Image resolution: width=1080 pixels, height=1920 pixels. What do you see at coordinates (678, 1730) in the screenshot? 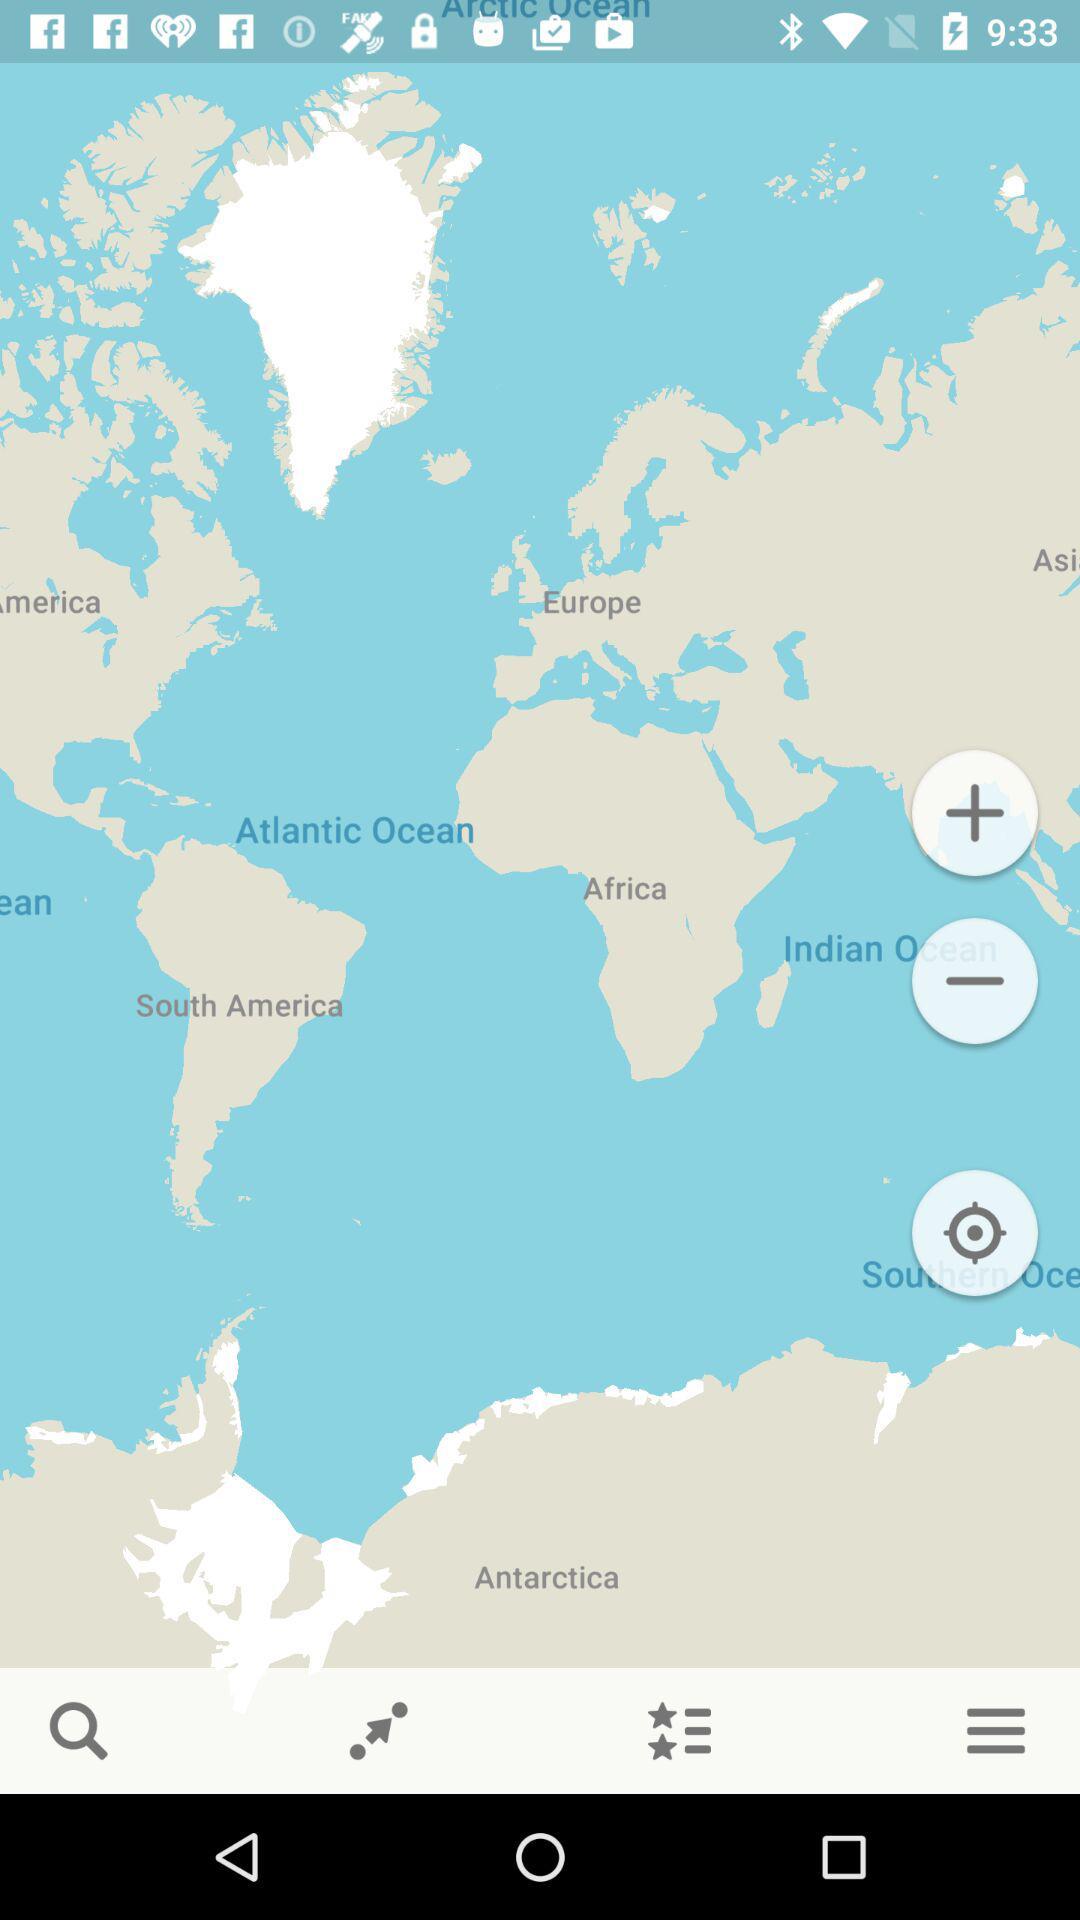
I see `the list icon` at bounding box center [678, 1730].